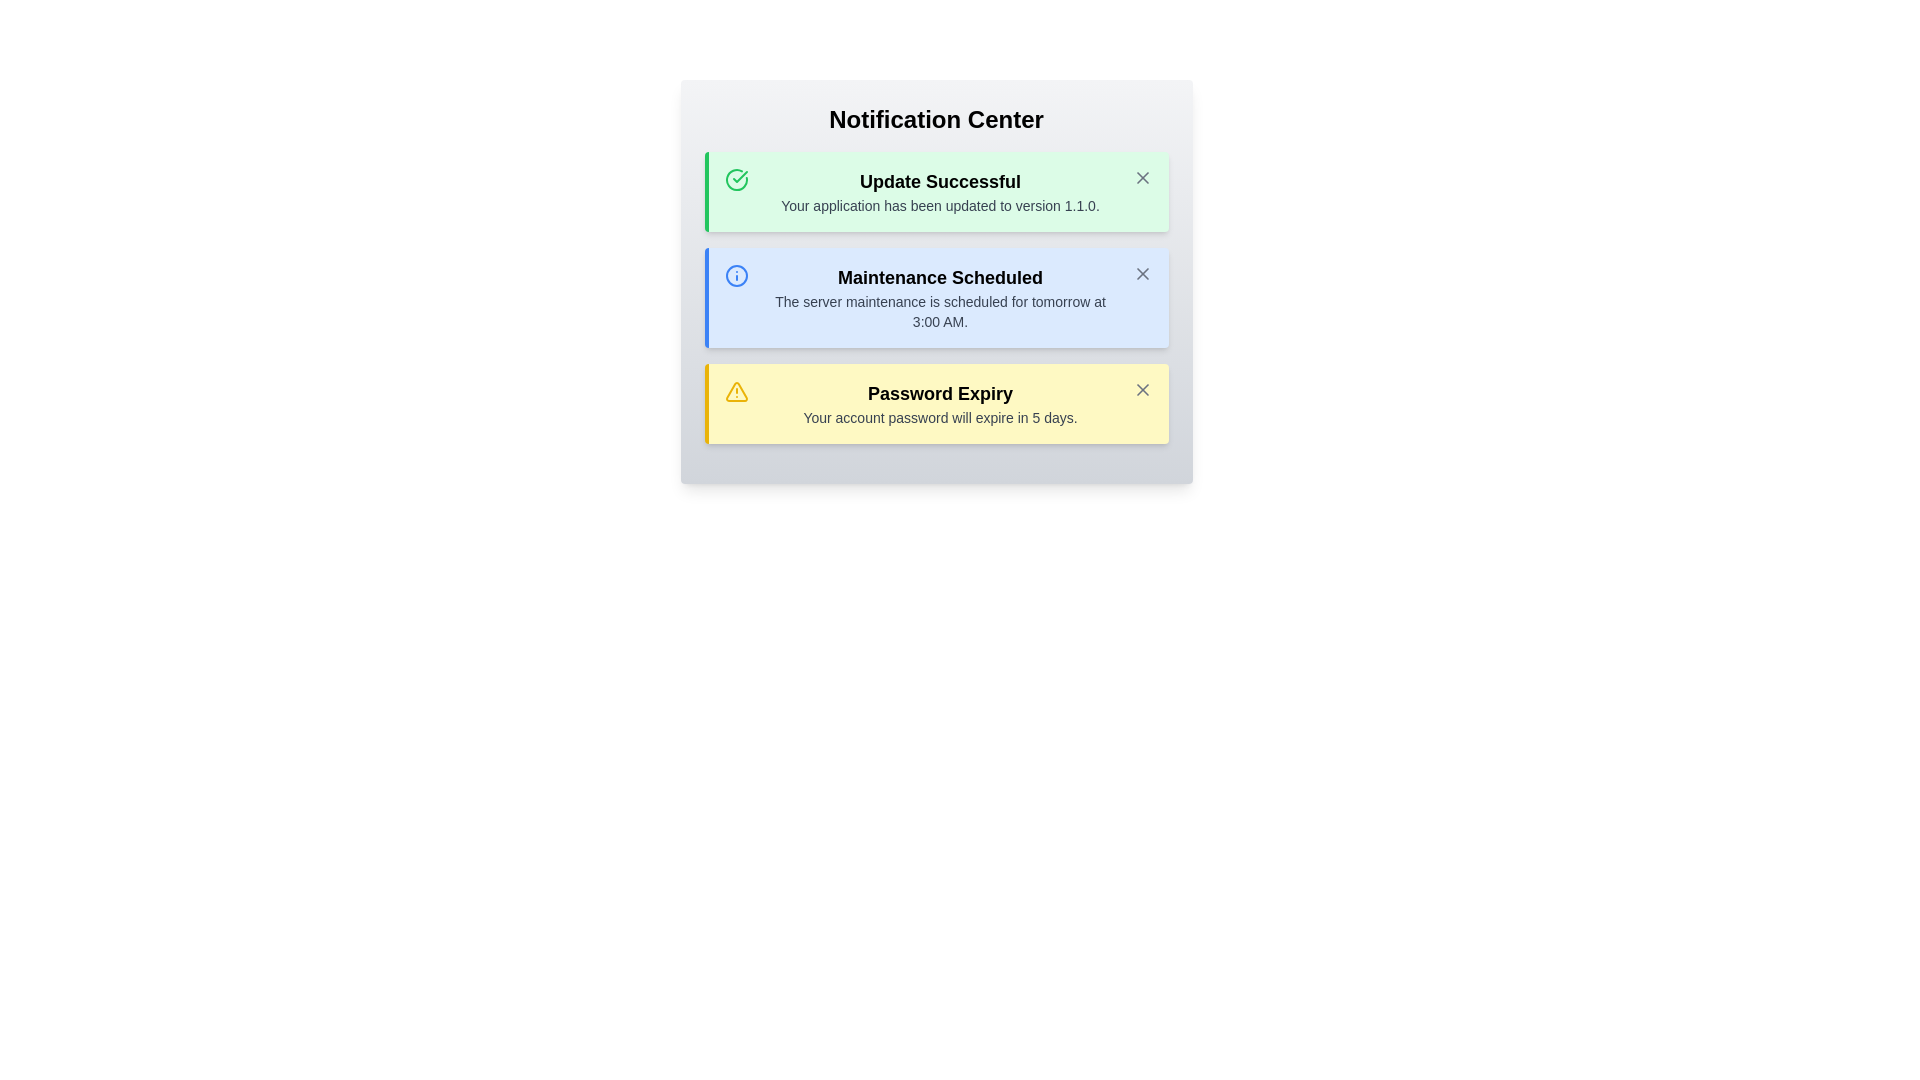  Describe the element at coordinates (738, 176) in the screenshot. I see `the green checkmark icon within the circular outline in the top-left corner of the notification card that indicates 'Update Successful'` at that location.